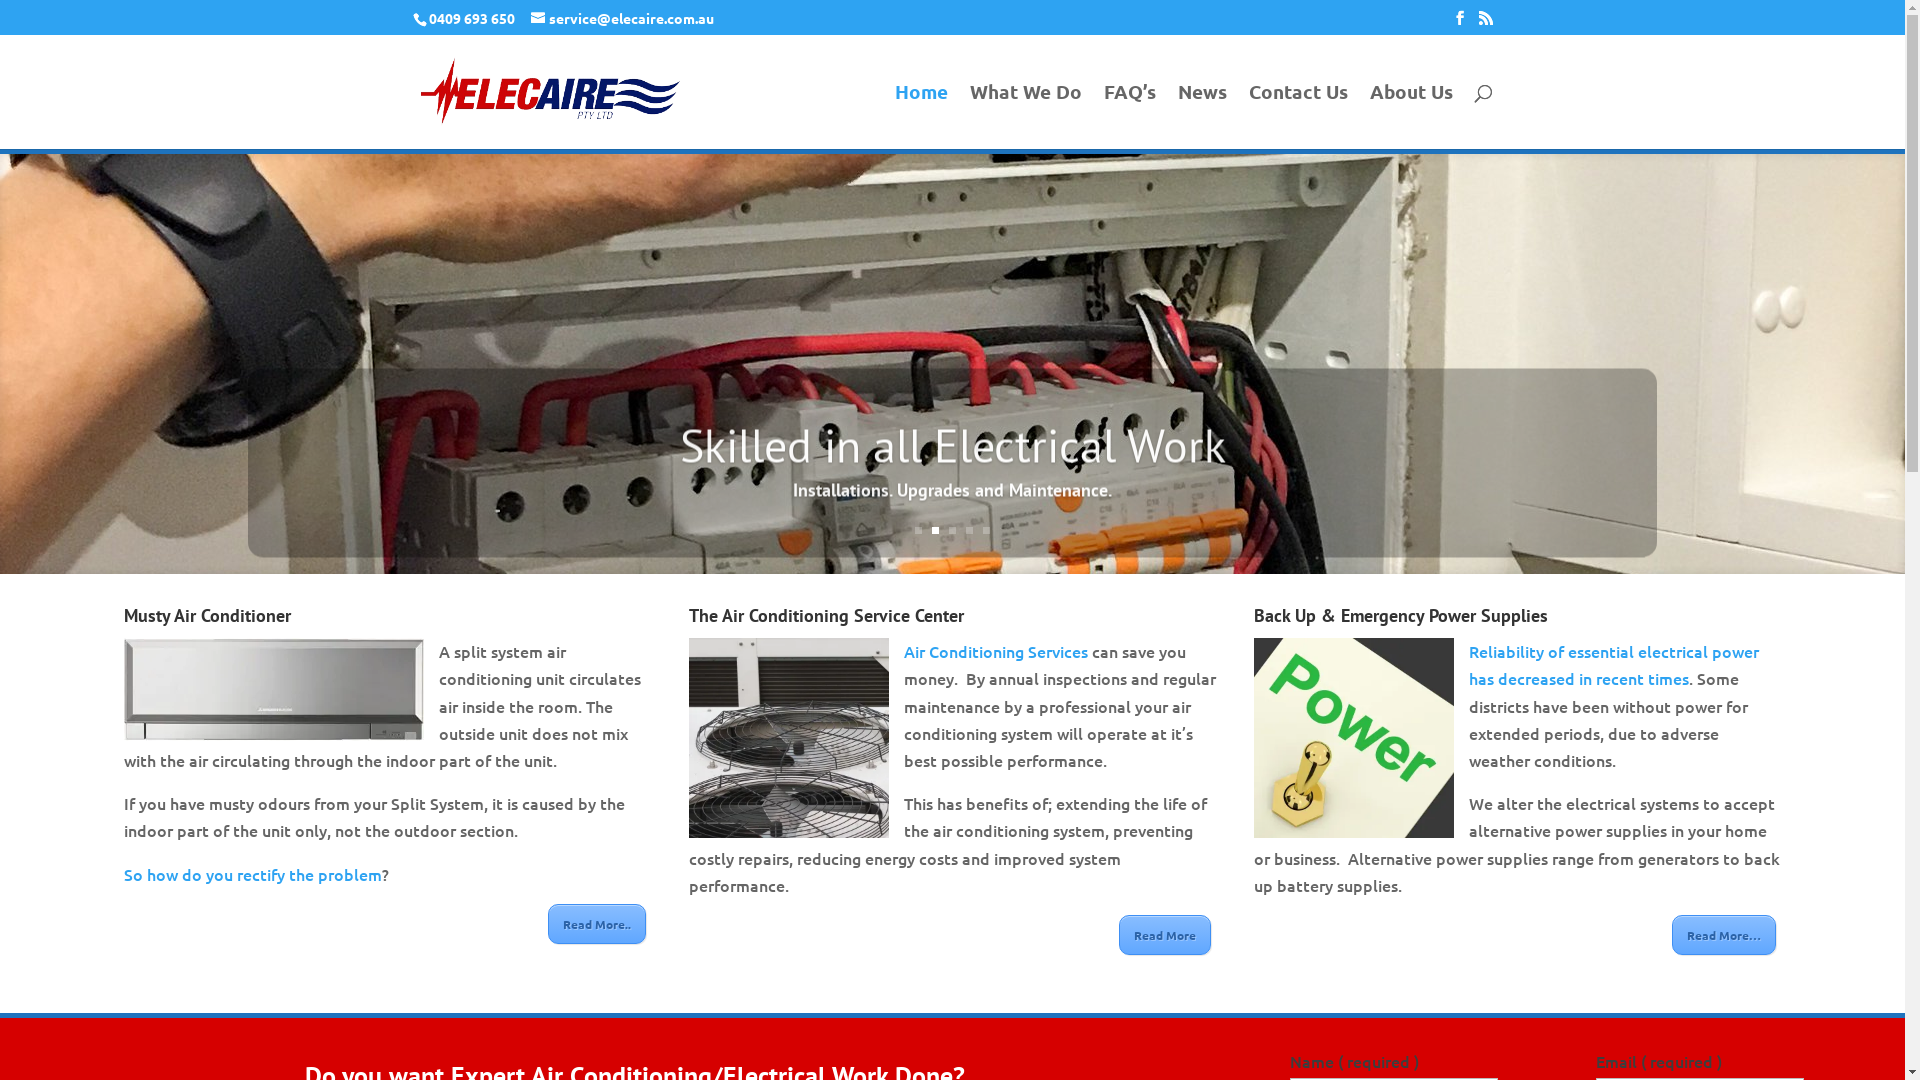  What do you see at coordinates (620, 16) in the screenshot?
I see `'service@elecaire.com.au'` at bounding box center [620, 16].